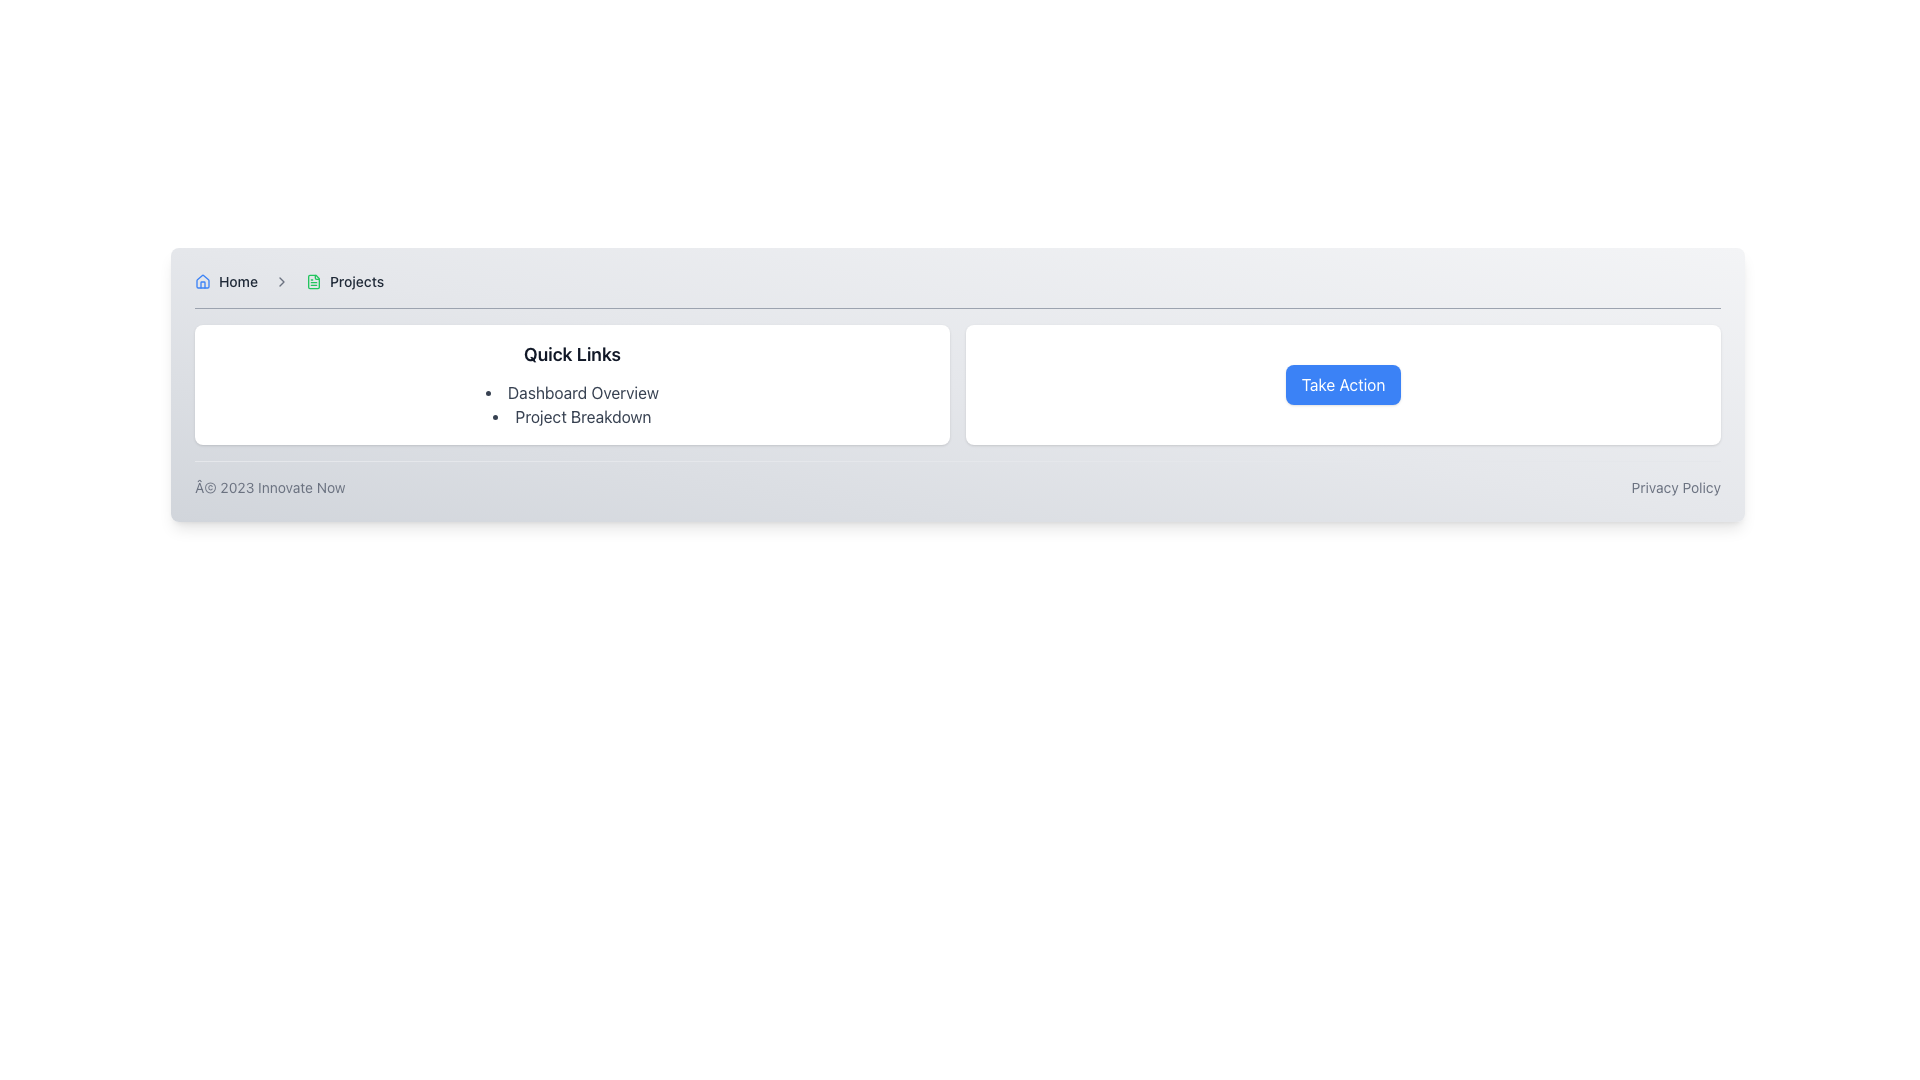 This screenshot has width=1920, height=1080. What do you see at coordinates (312, 281) in the screenshot?
I see `the 'Projects' icon in the breadcrumb navigation by moving the cursor to its center point` at bounding box center [312, 281].